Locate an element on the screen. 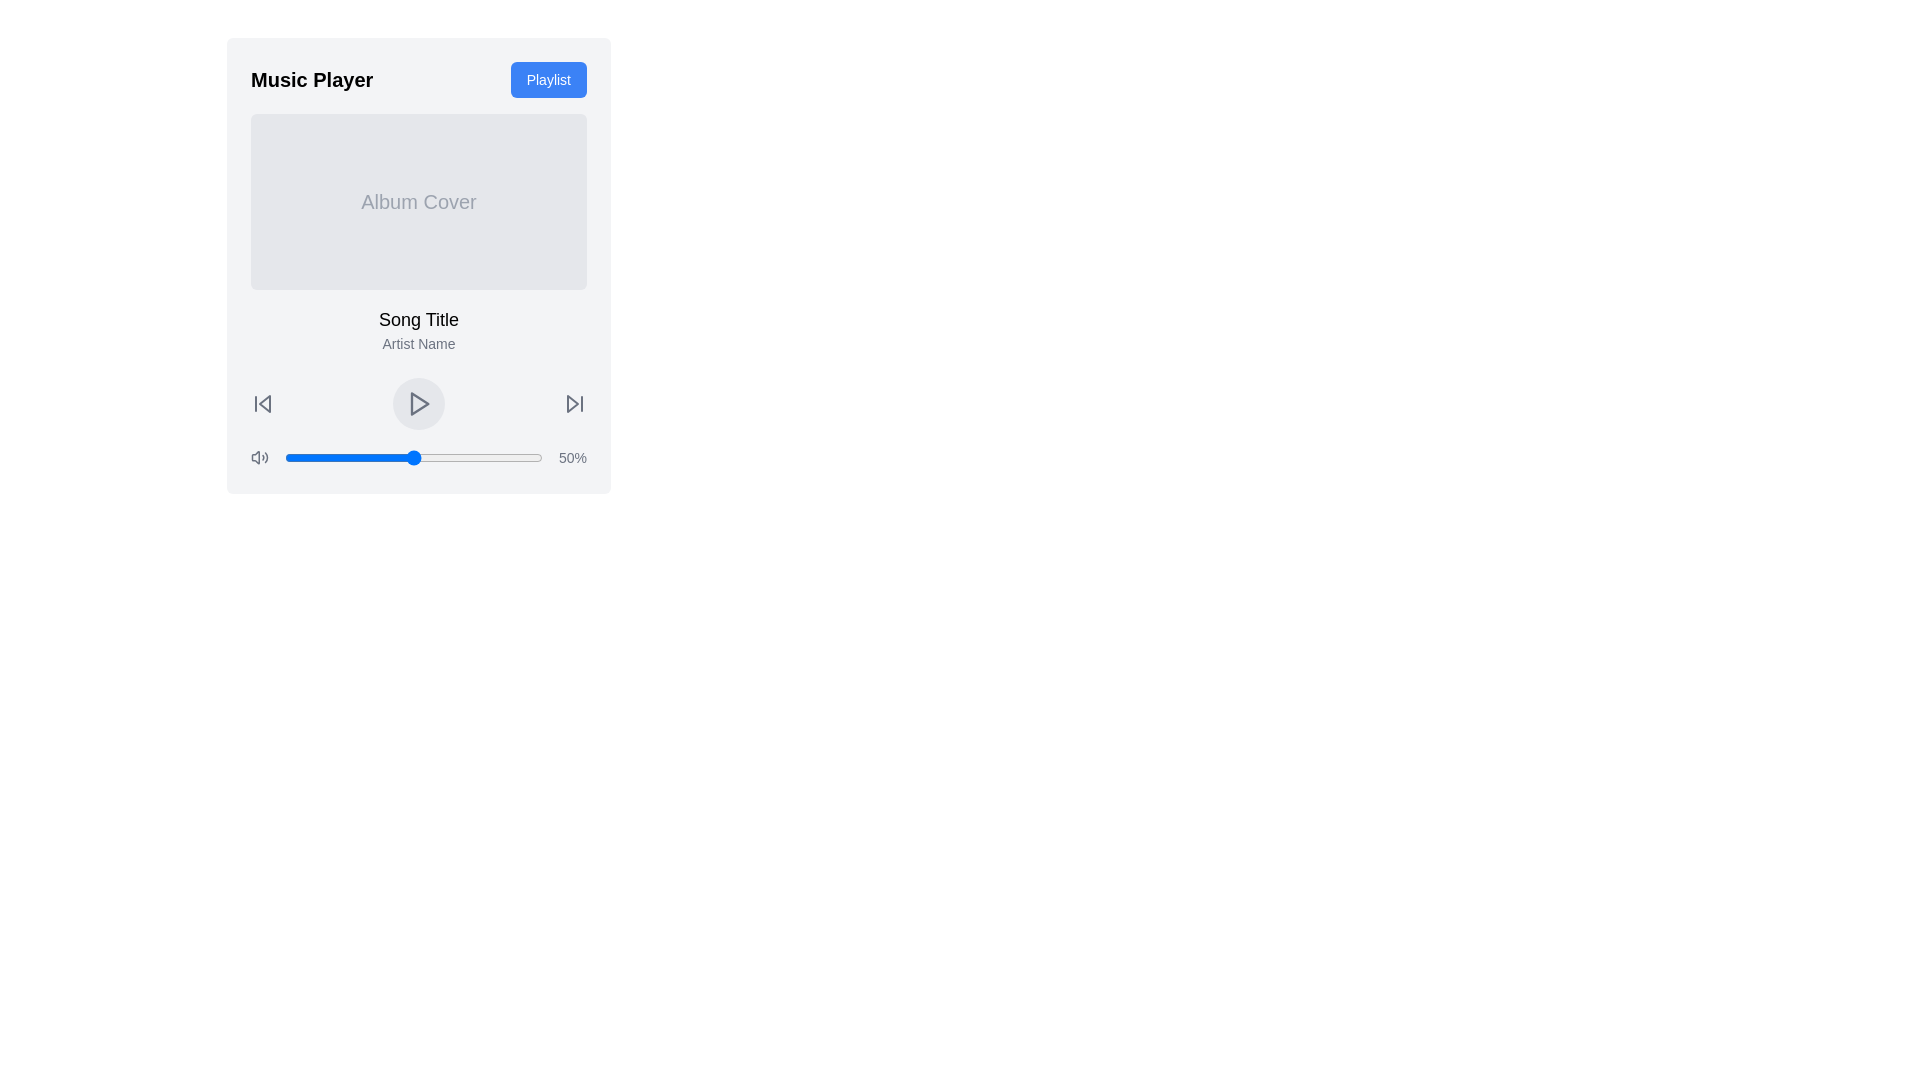 Image resolution: width=1920 pixels, height=1080 pixels. the circular play button icon located at the center of the music player interface is located at coordinates (417, 404).